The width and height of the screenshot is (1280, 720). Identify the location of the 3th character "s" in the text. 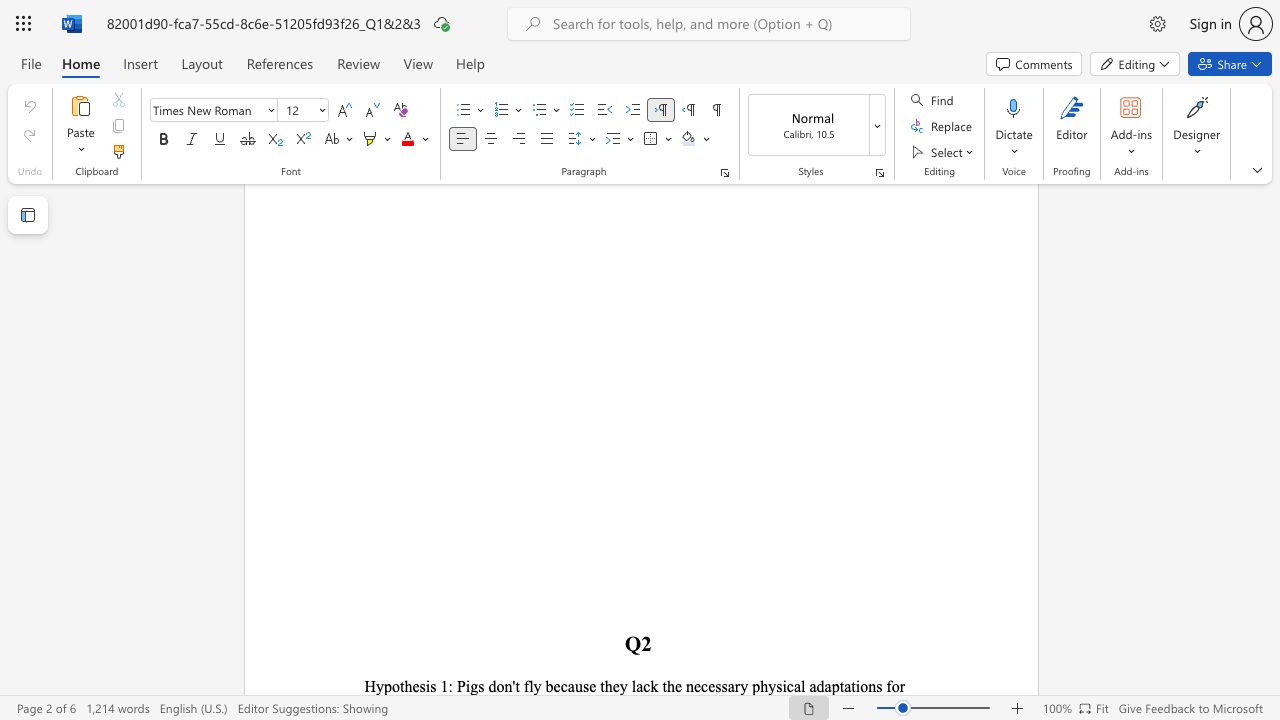
(481, 685).